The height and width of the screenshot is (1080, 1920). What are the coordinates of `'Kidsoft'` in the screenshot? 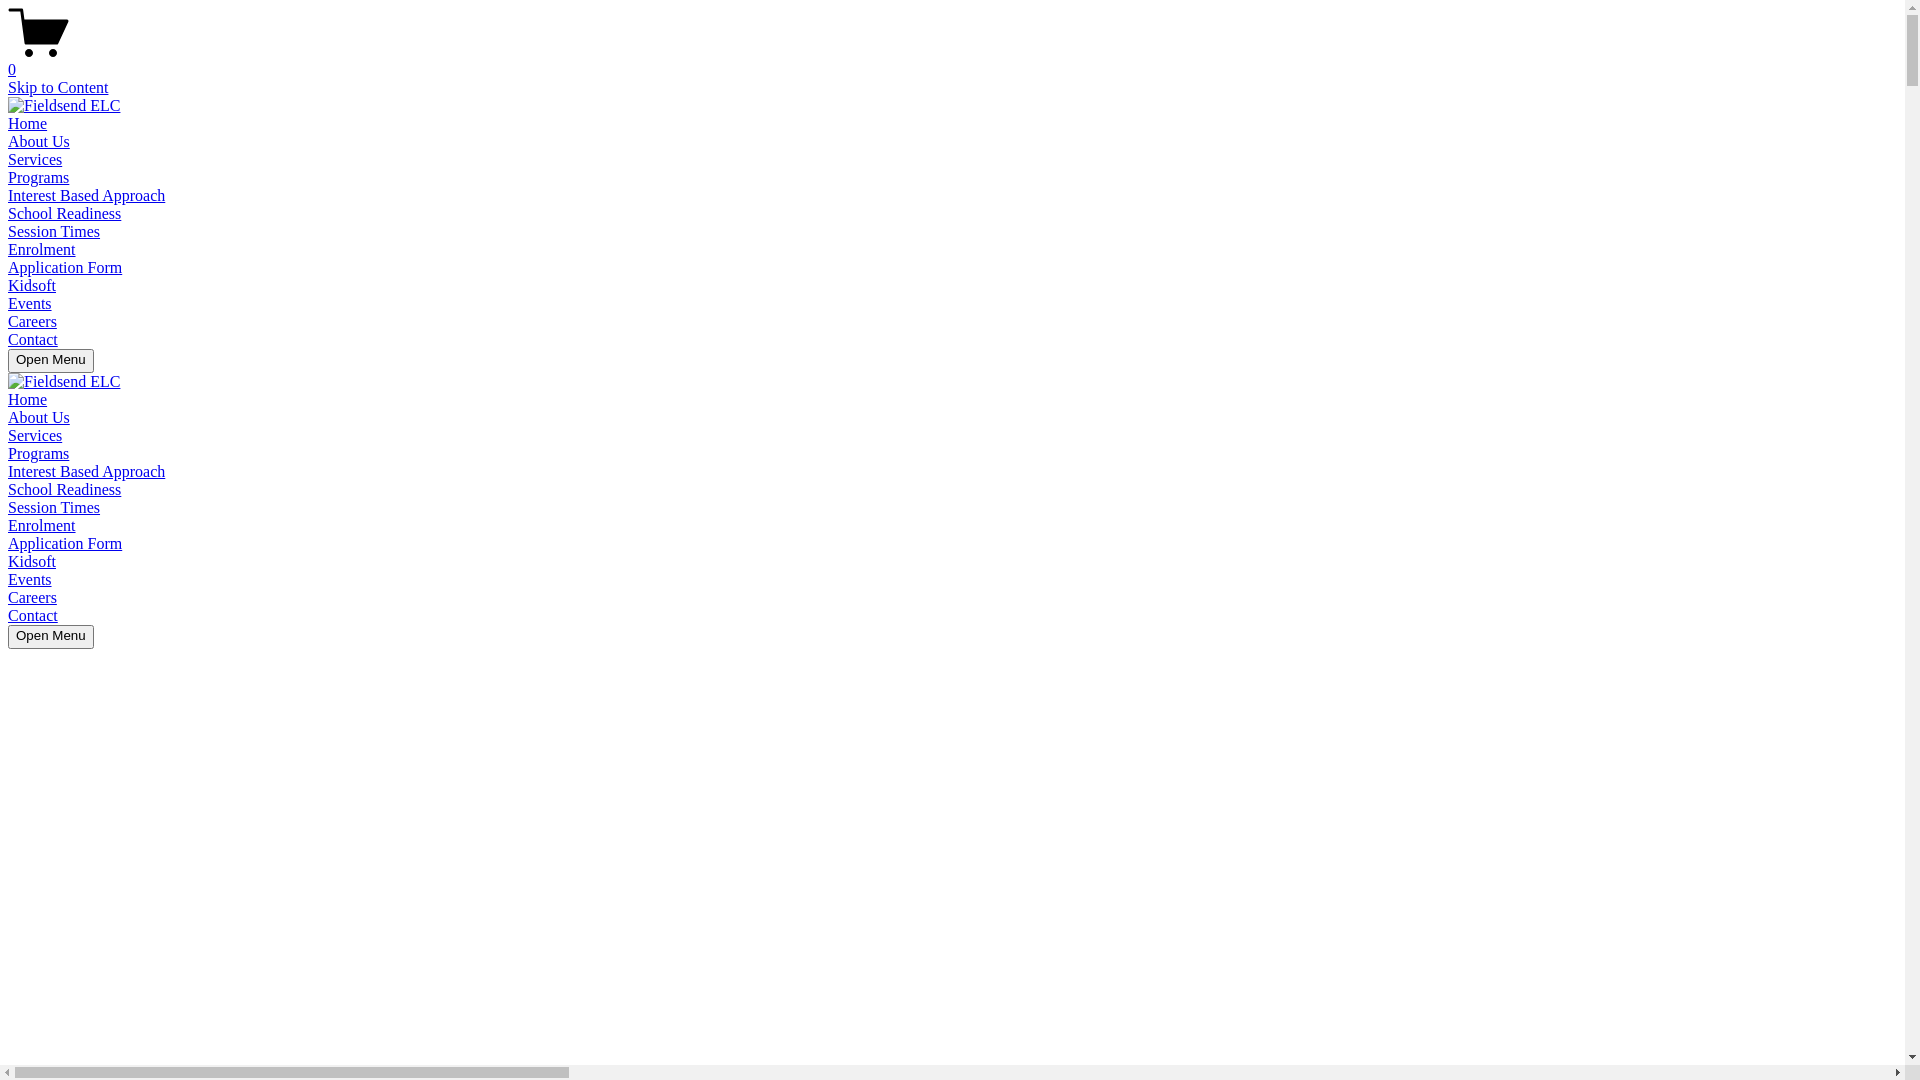 It's located at (32, 561).